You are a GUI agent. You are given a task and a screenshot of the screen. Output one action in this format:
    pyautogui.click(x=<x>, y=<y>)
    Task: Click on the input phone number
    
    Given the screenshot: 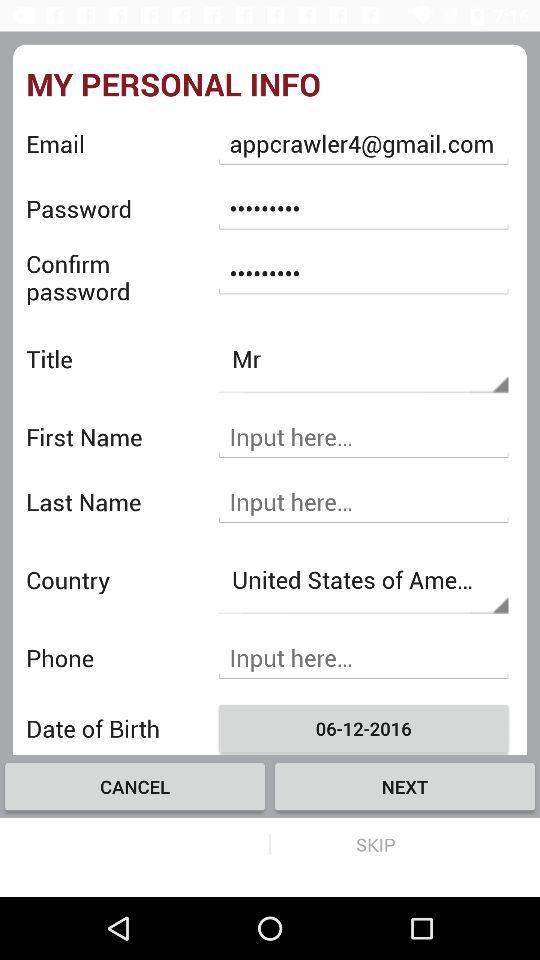 What is the action you would take?
    pyautogui.click(x=362, y=657)
    